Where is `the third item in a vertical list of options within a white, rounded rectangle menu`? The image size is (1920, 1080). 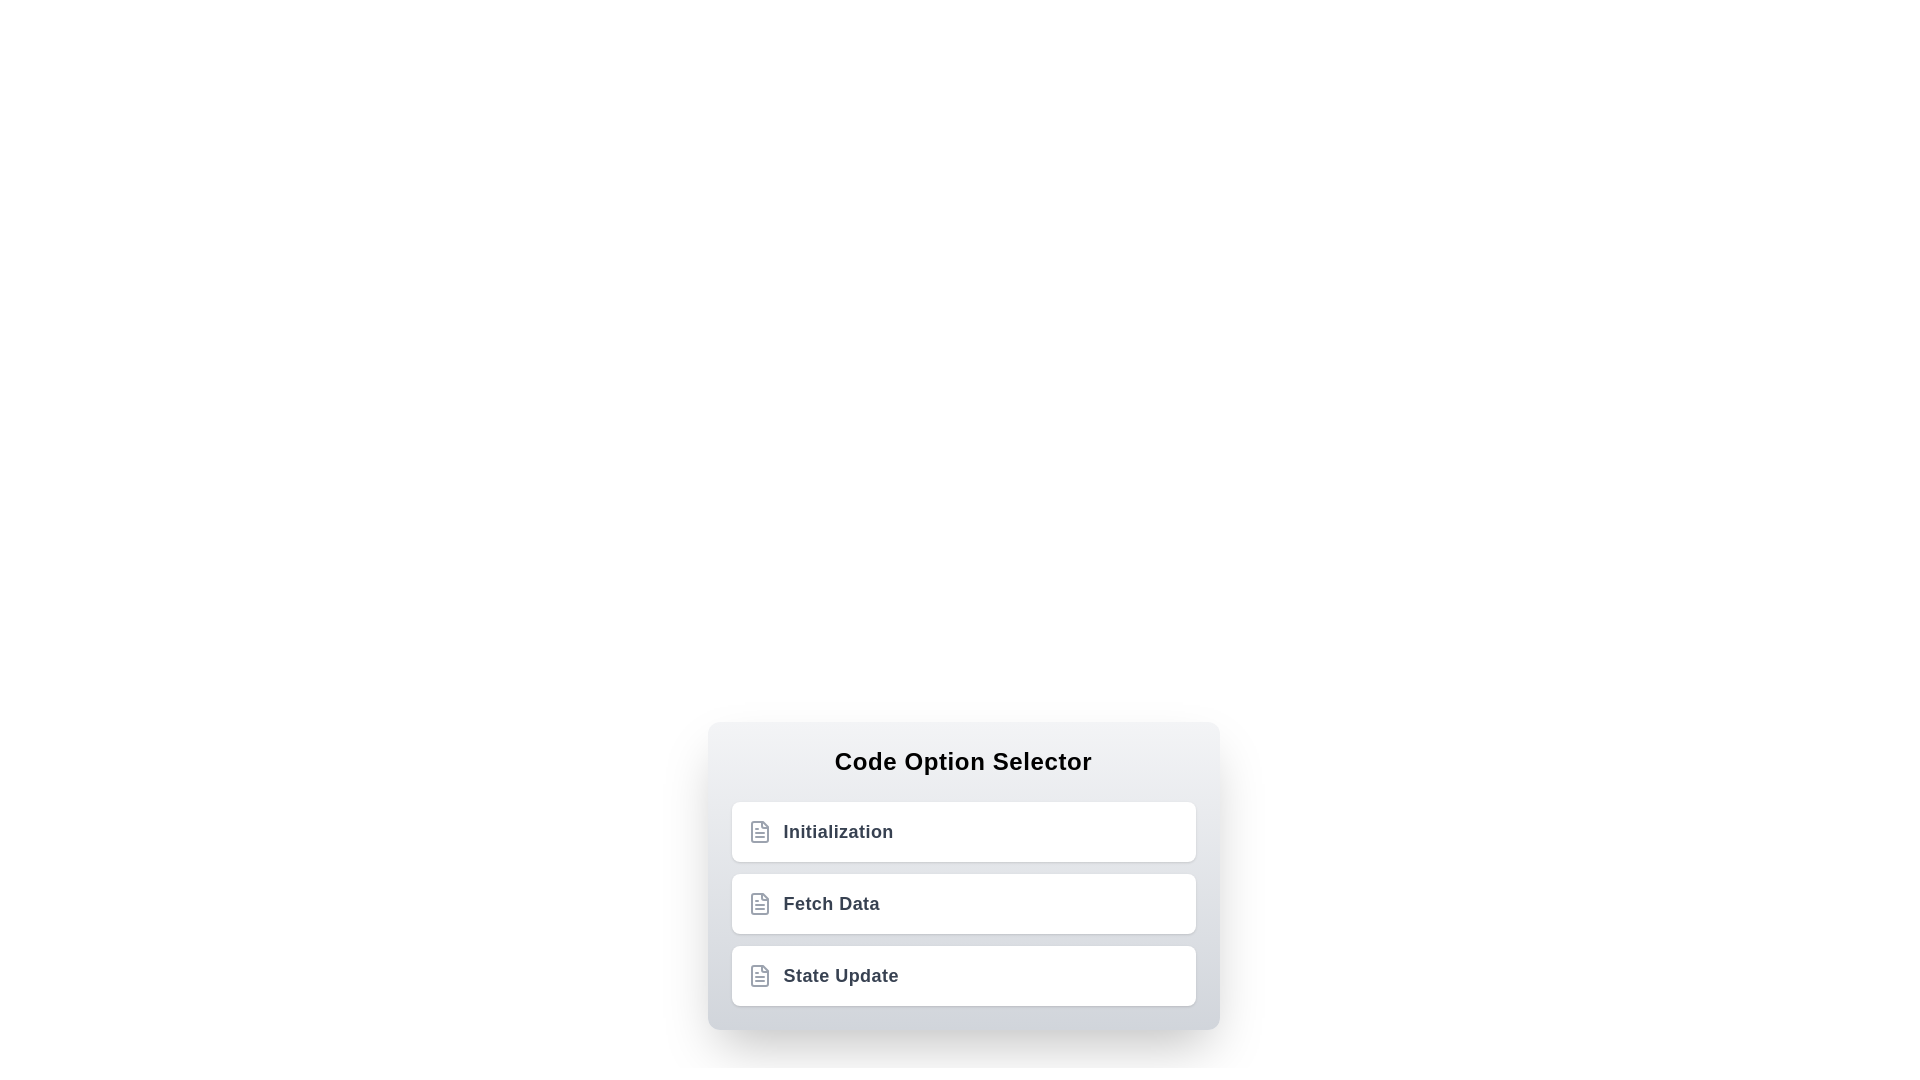 the third item in a vertical list of options within a white, rounded rectangle menu is located at coordinates (841, 974).